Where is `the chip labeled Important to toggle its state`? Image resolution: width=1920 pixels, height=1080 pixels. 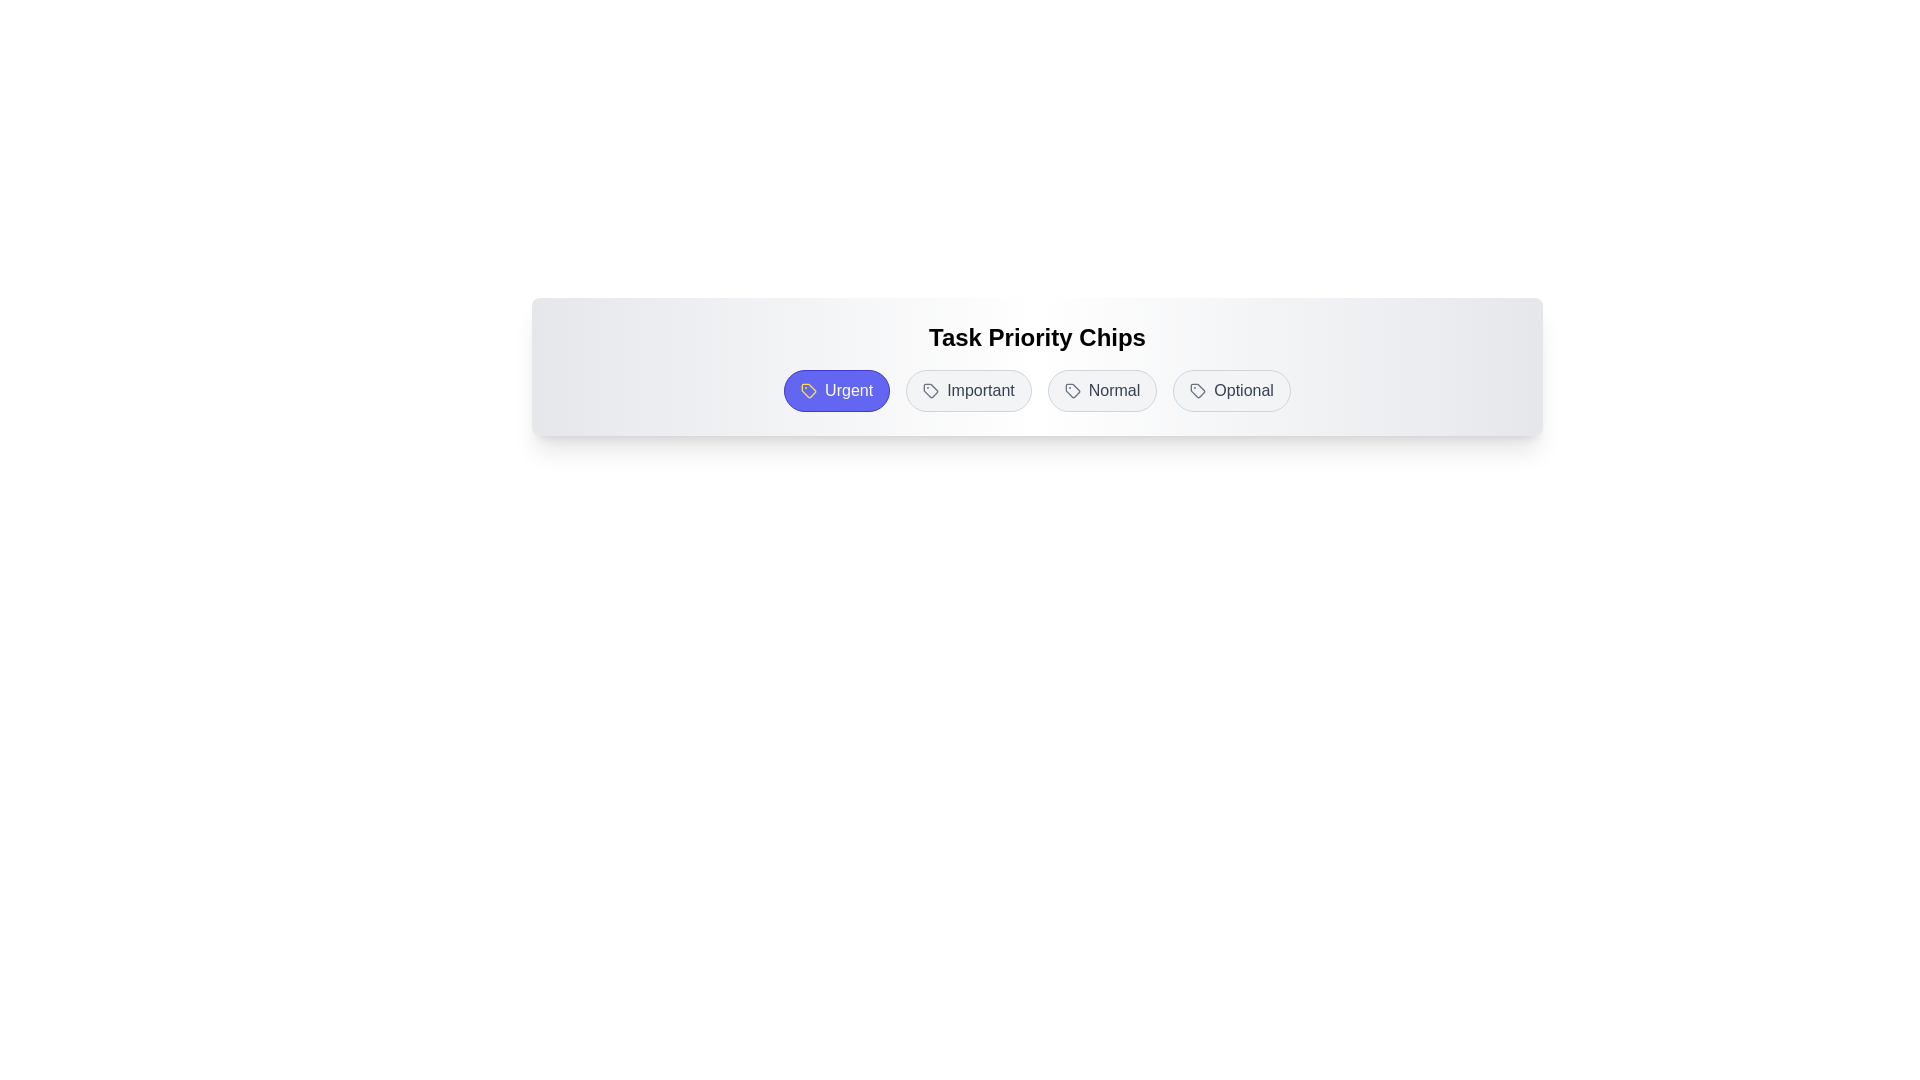 the chip labeled Important to toggle its state is located at coordinates (969, 390).